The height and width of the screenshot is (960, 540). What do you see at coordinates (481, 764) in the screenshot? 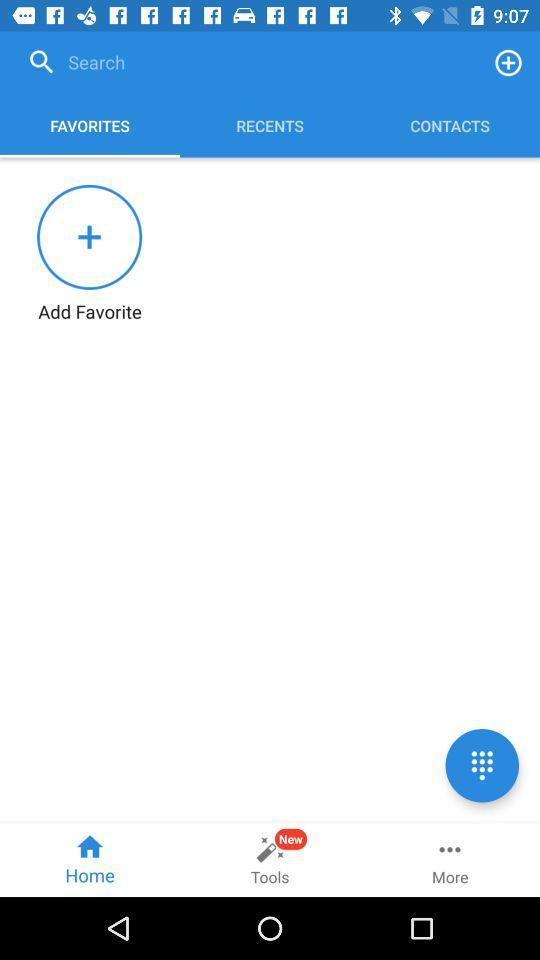
I see `phone keypad` at bounding box center [481, 764].